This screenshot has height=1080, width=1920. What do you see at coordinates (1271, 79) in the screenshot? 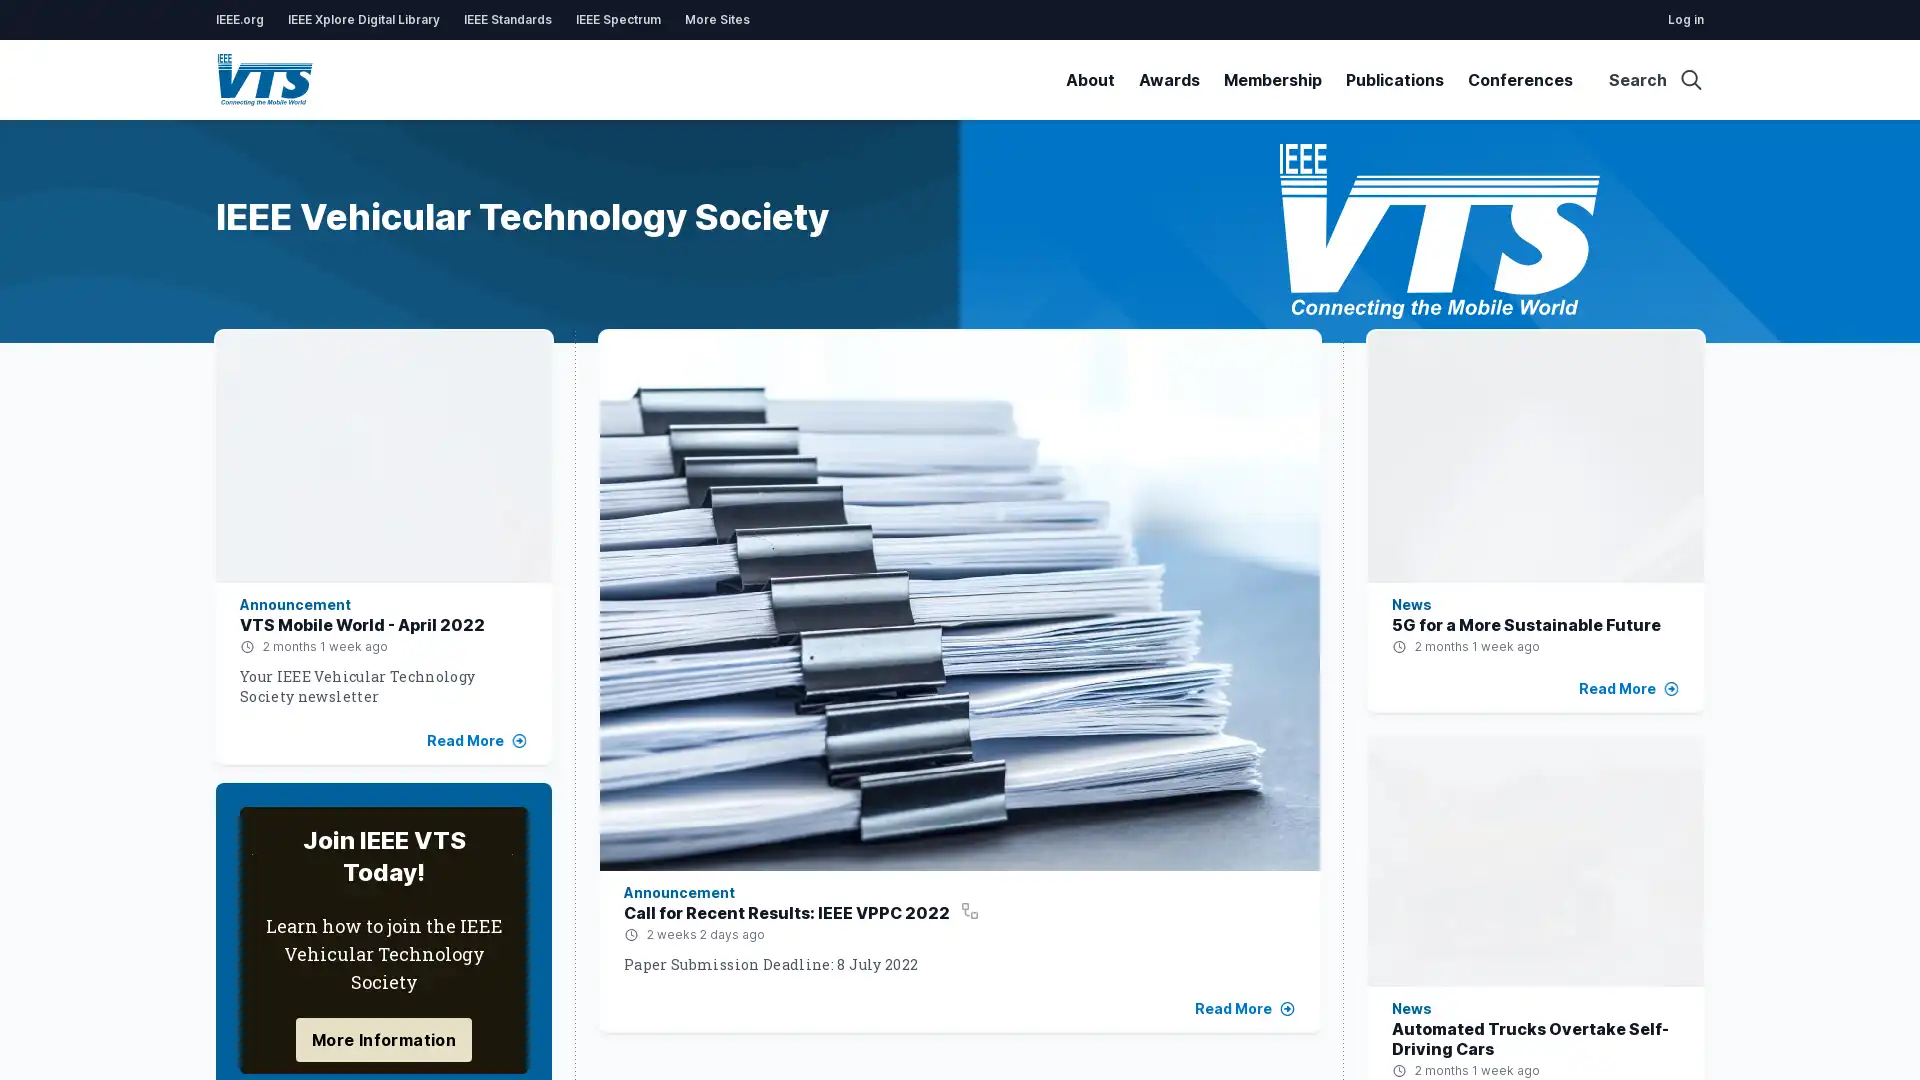
I see `Membership` at bounding box center [1271, 79].